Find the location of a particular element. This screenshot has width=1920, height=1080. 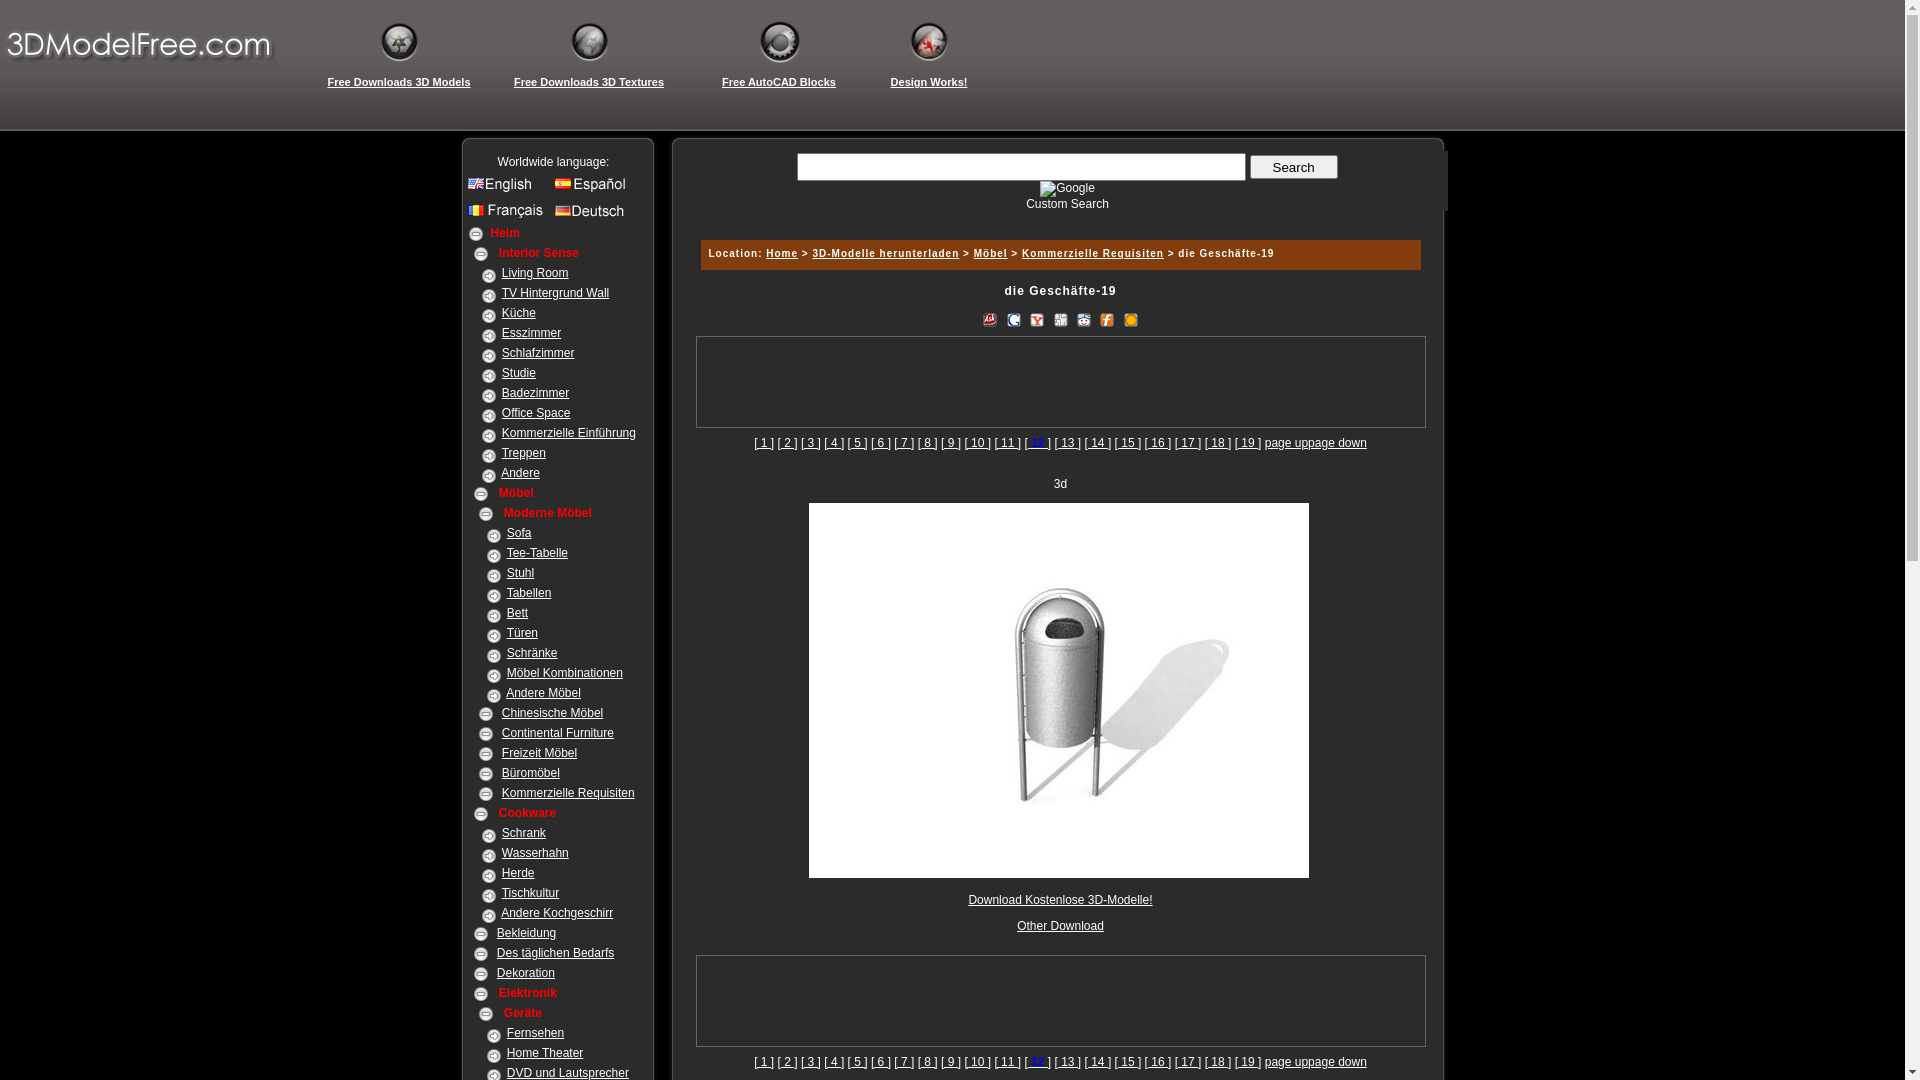

'Herde' is located at coordinates (518, 871).